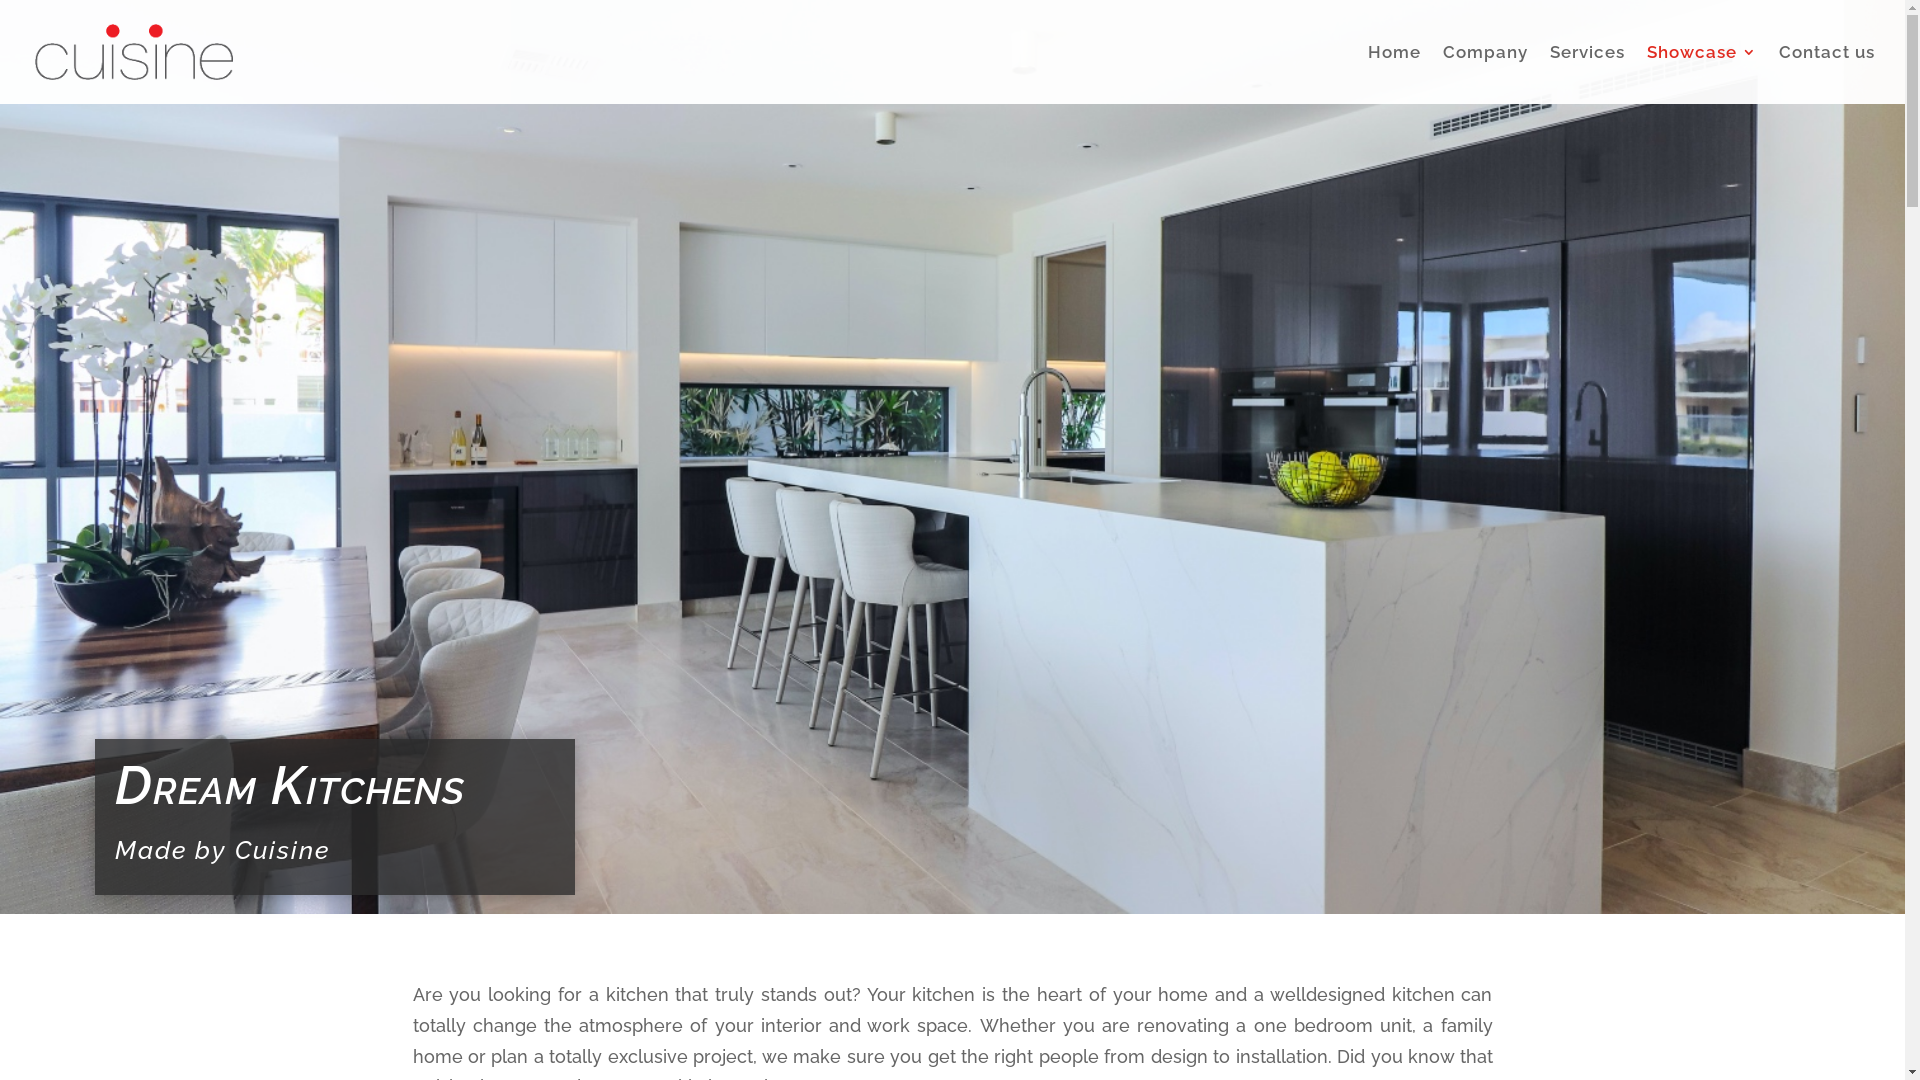 Image resolution: width=1920 pixels, height=1080 pixels. Describe the element at coordinates (1485, 73) in the screenshot. I see `'Company'` at that location.